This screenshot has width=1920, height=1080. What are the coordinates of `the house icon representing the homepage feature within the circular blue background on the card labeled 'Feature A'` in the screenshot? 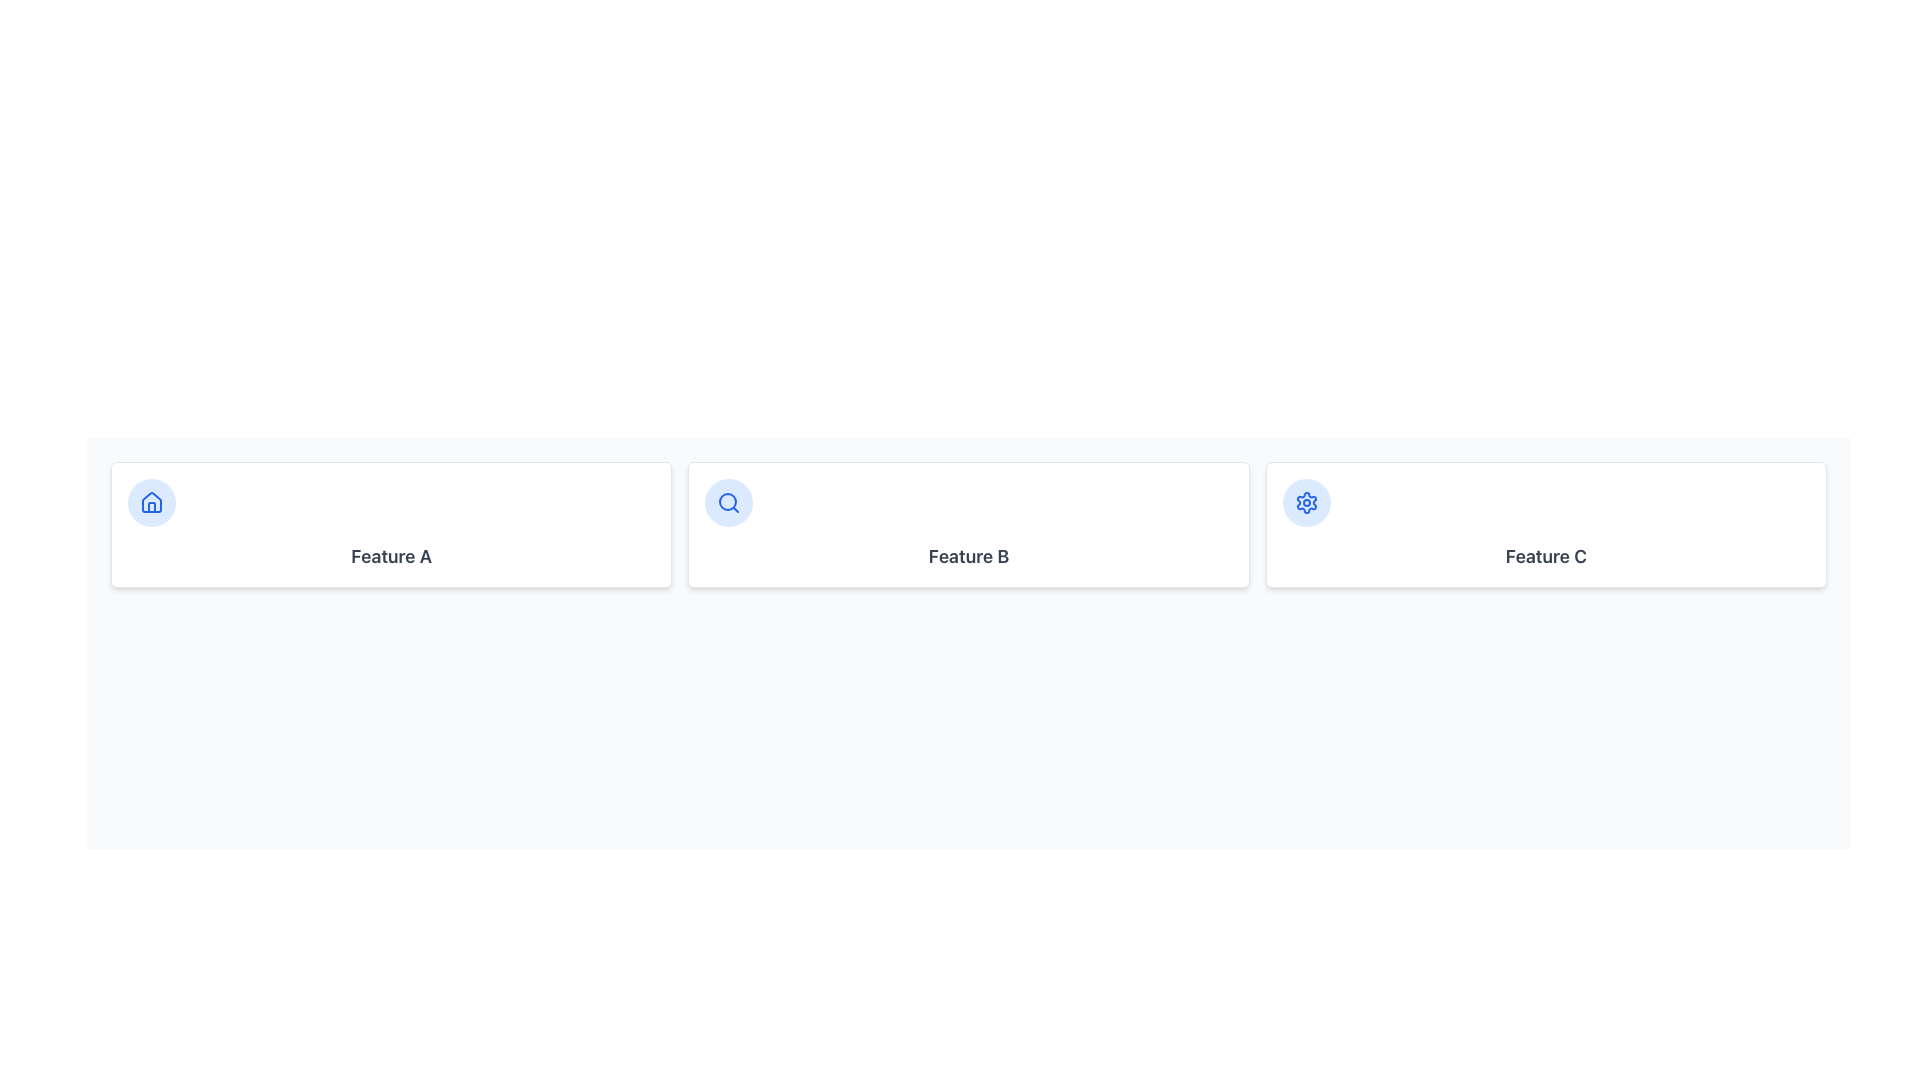 It's located at (151, 501).